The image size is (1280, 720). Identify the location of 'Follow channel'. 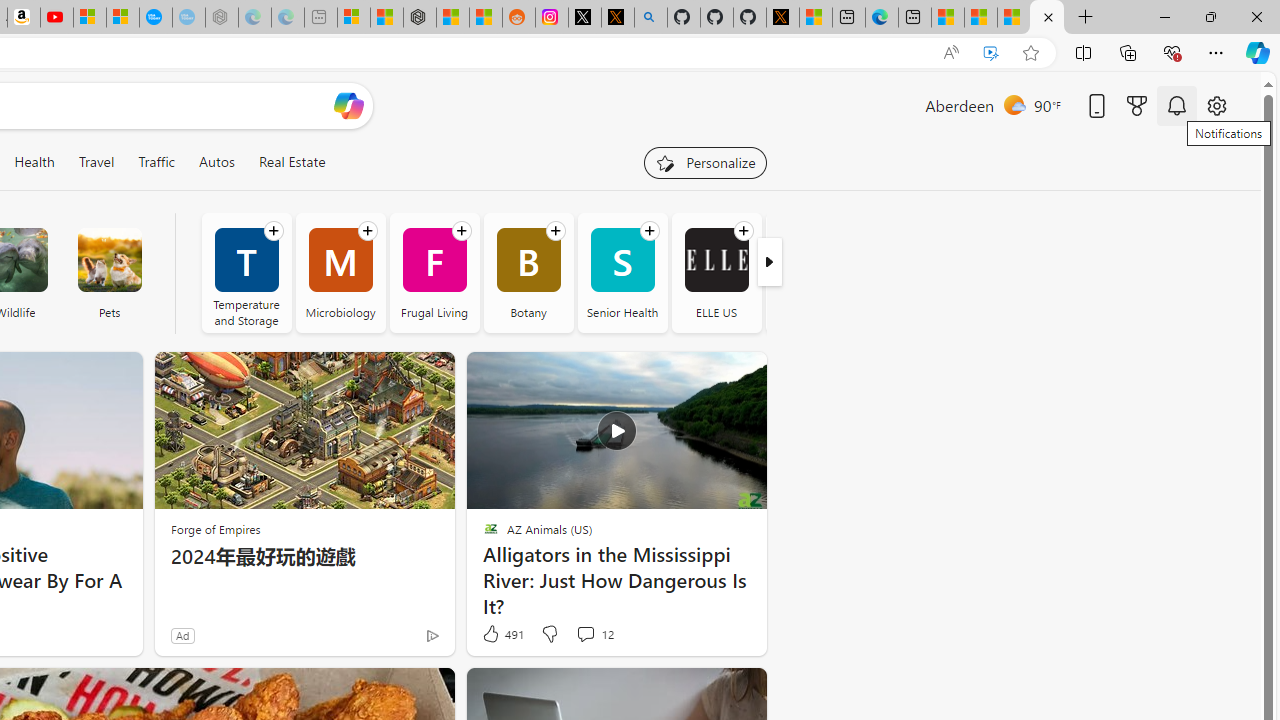
(742, 230).